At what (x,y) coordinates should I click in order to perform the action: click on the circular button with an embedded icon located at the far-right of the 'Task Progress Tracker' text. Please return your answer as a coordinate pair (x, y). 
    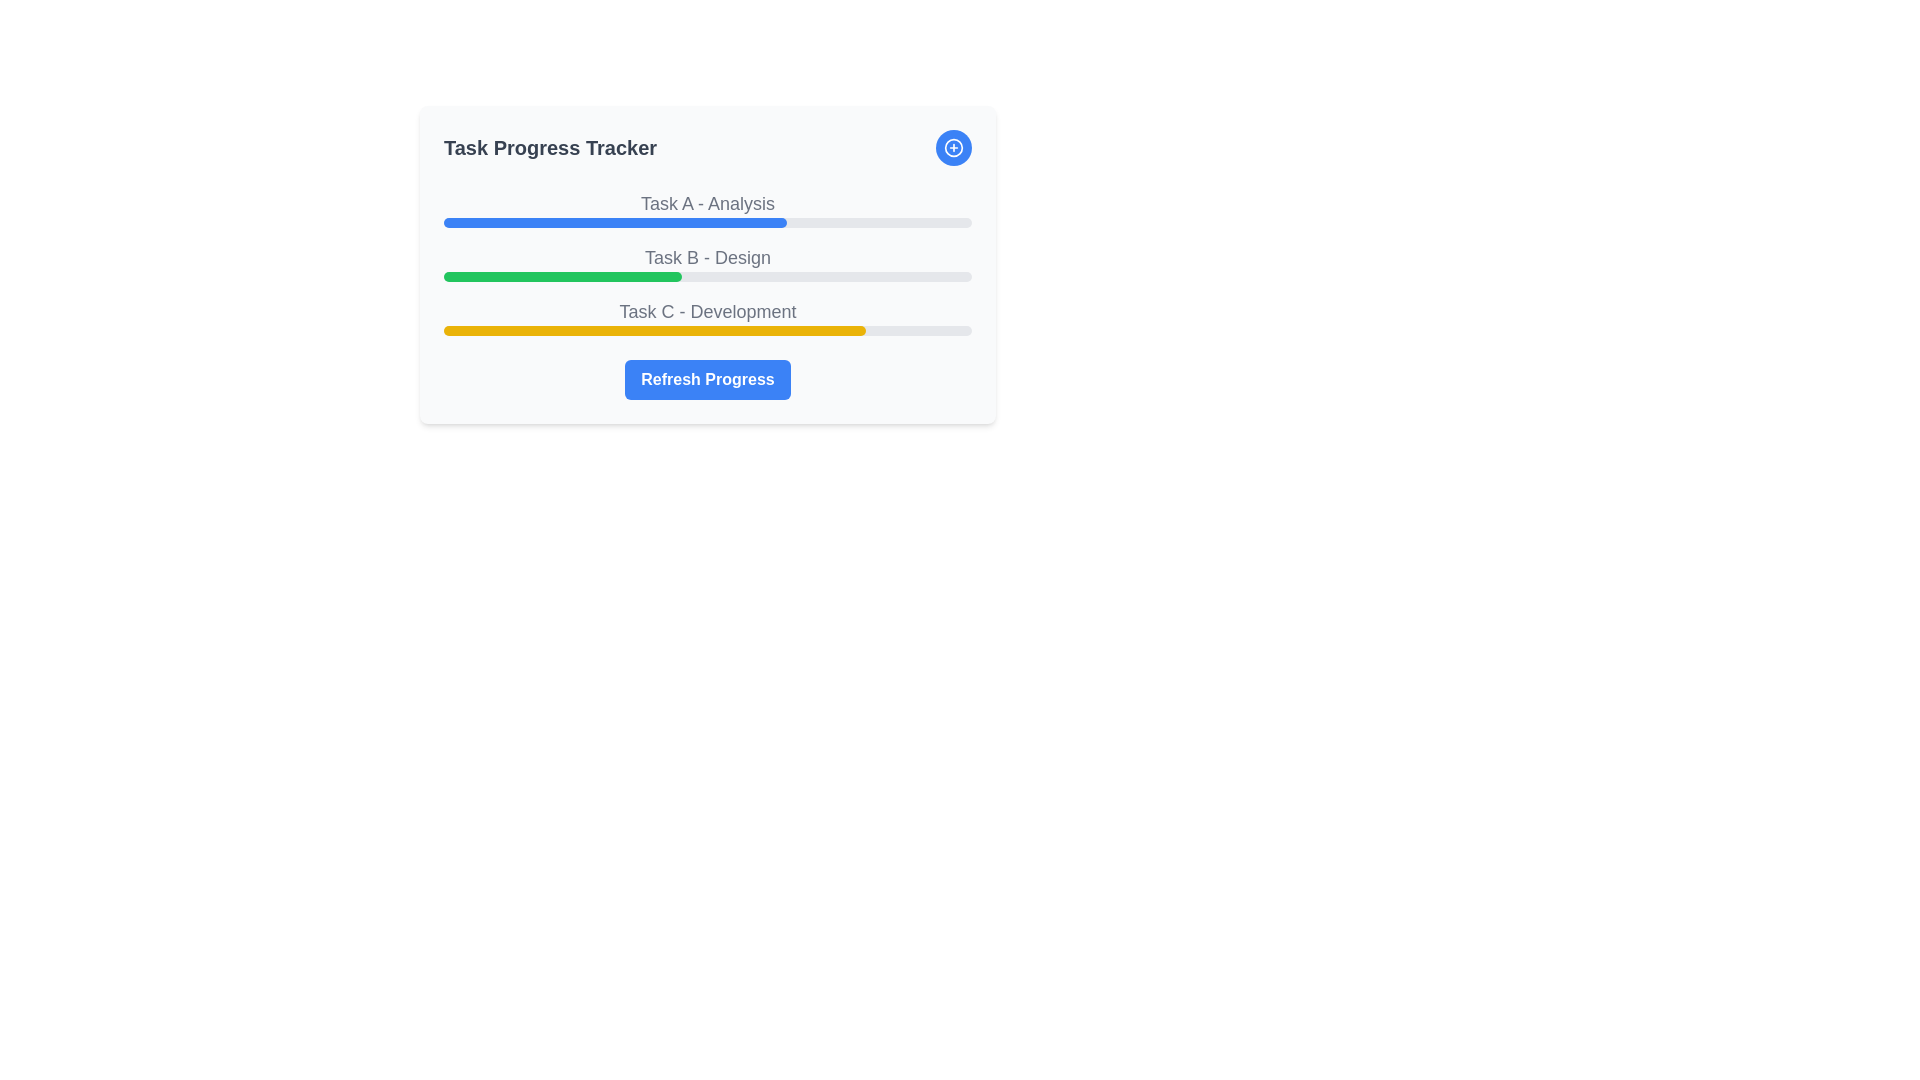
    Looking at the image, I should click on (953, 146).